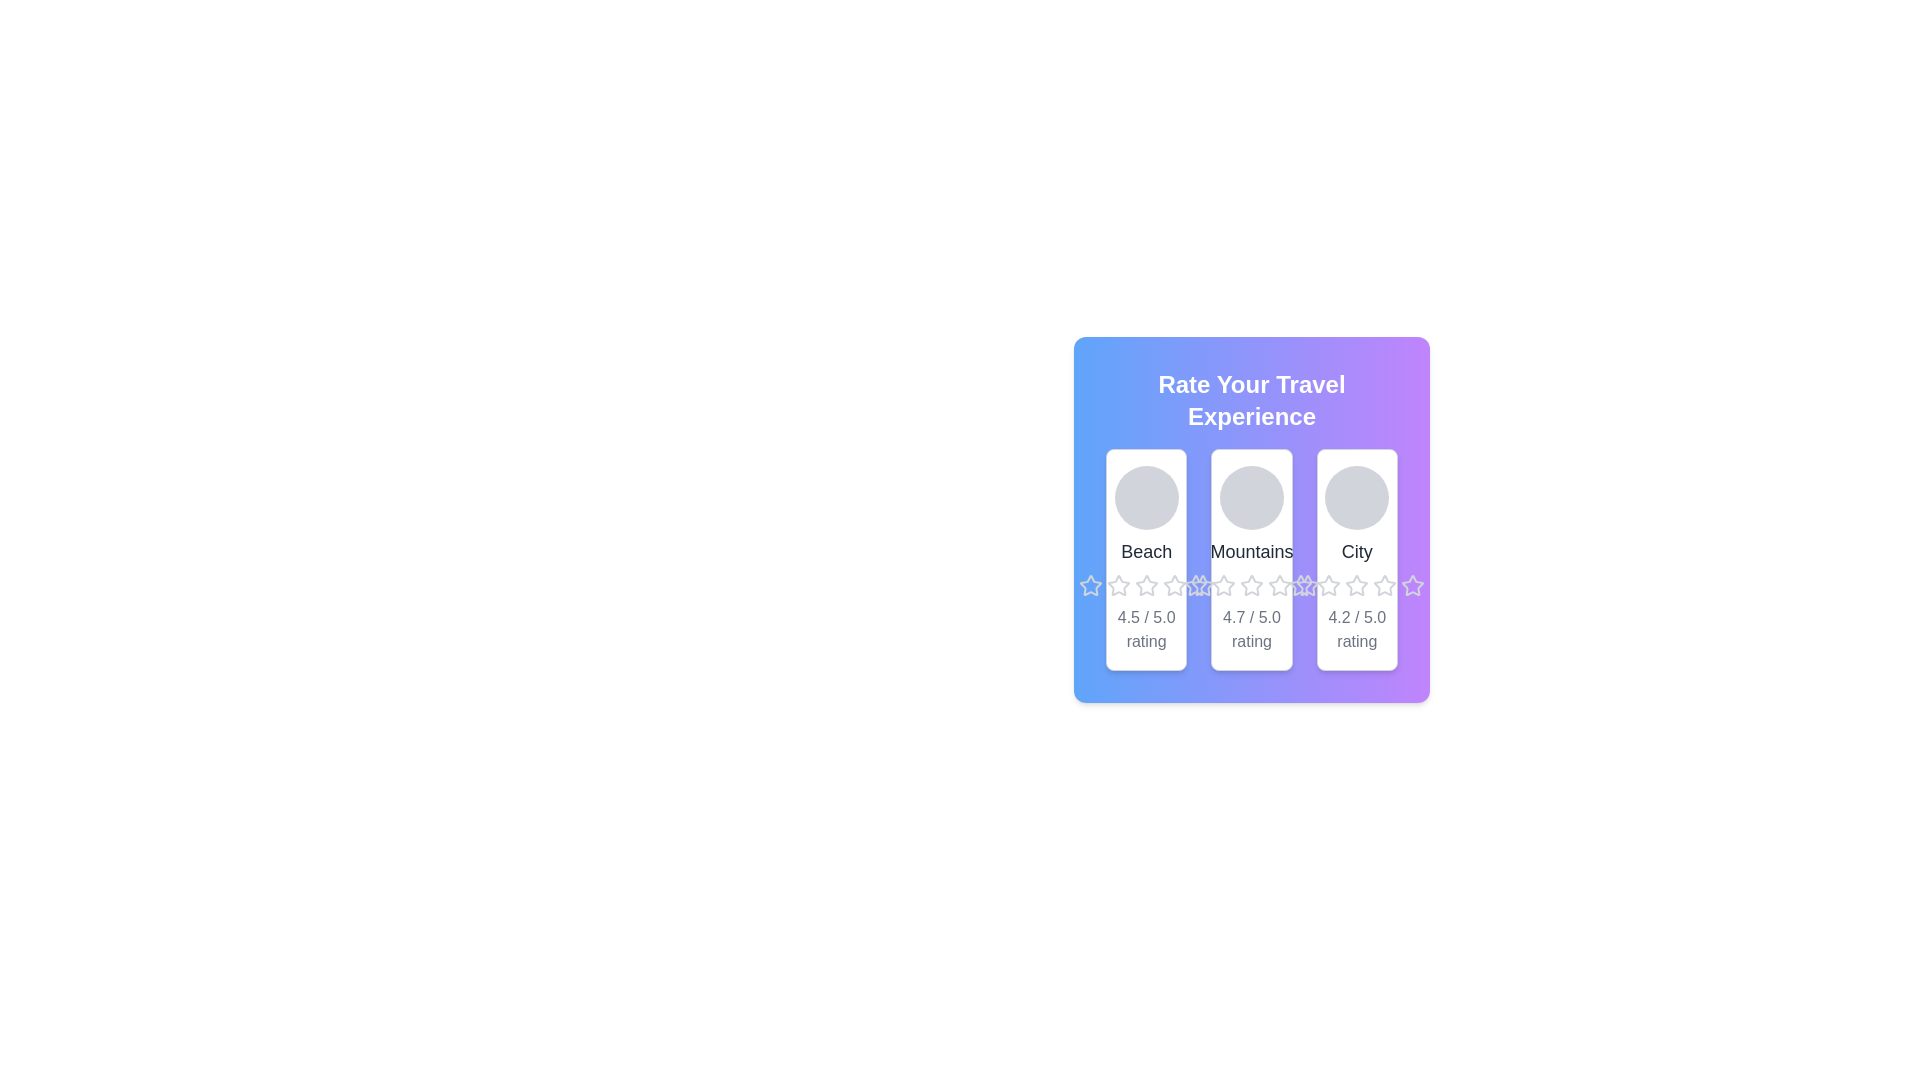  I want to click on the fourth star icon in the Beach rating section, so click(1146, 585).